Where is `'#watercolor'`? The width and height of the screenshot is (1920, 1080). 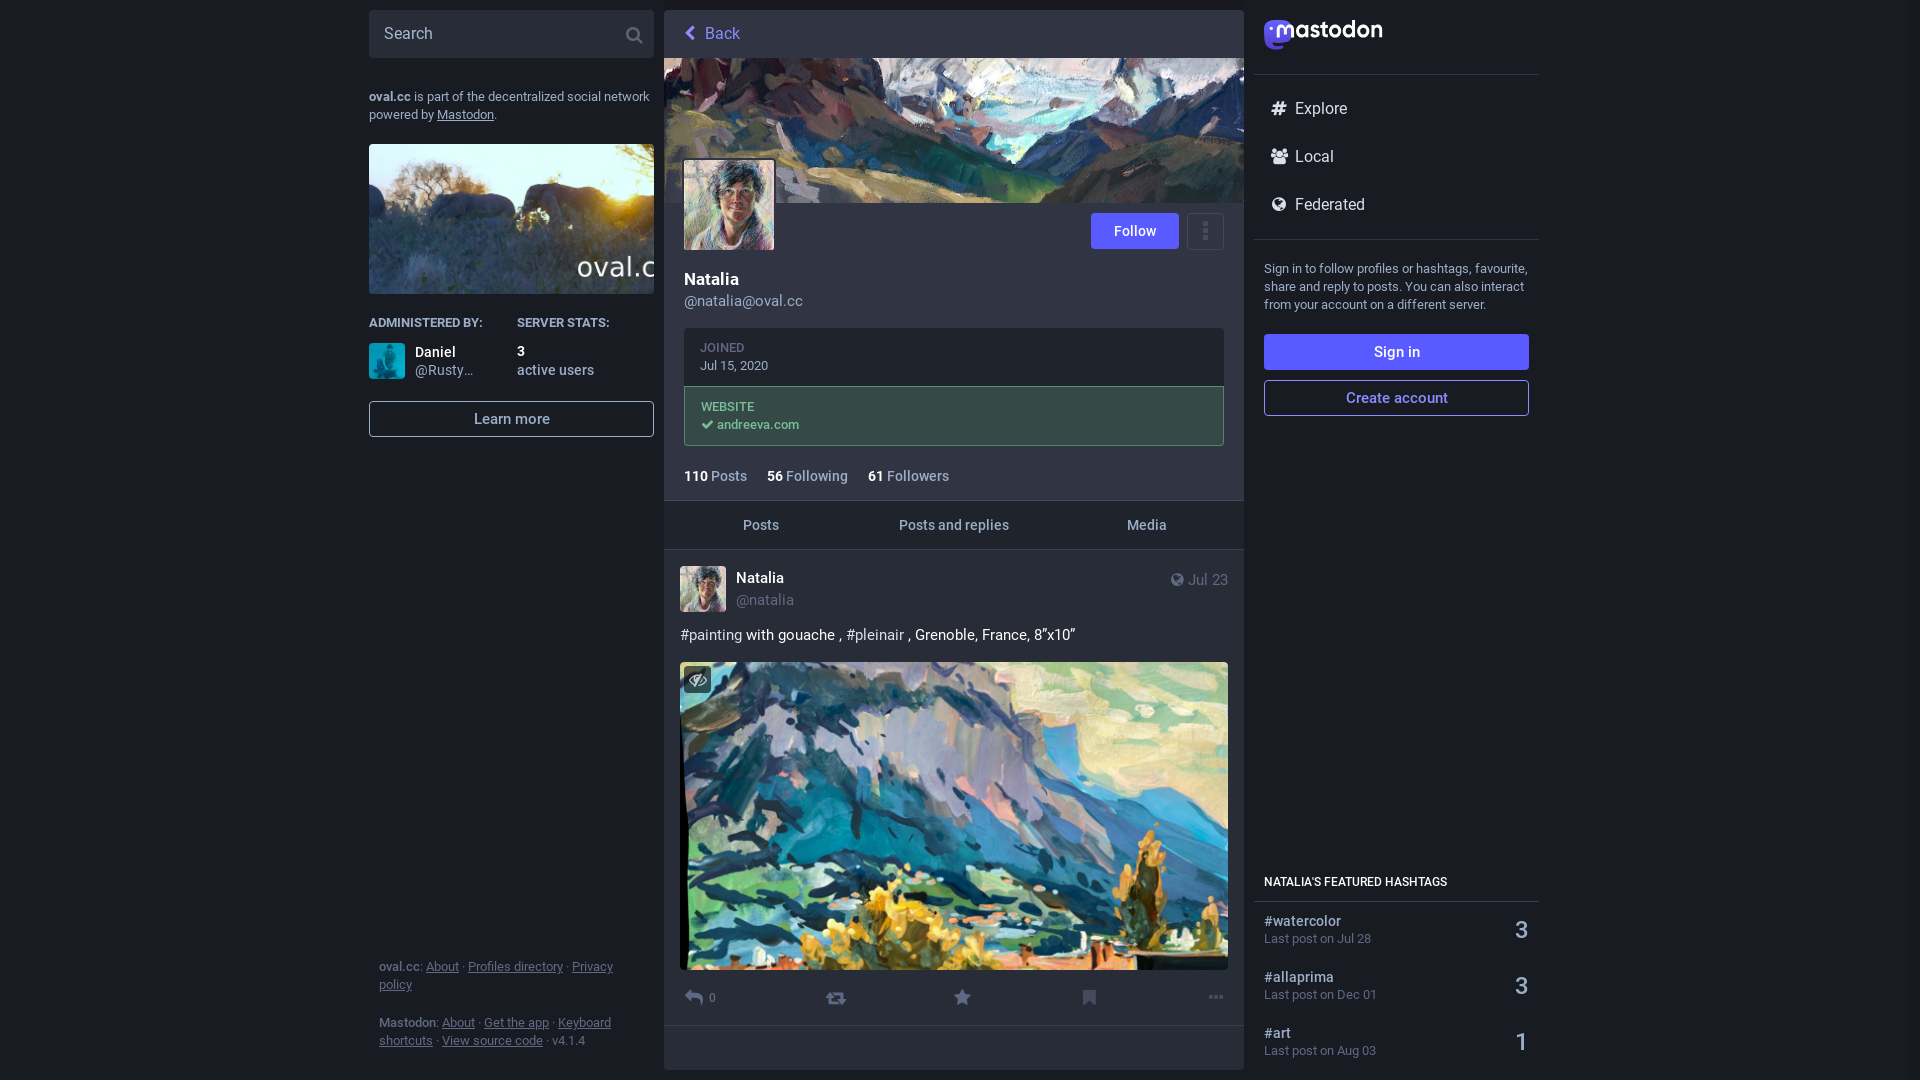
'#watercolor' is located at coordinates (1381, 921).